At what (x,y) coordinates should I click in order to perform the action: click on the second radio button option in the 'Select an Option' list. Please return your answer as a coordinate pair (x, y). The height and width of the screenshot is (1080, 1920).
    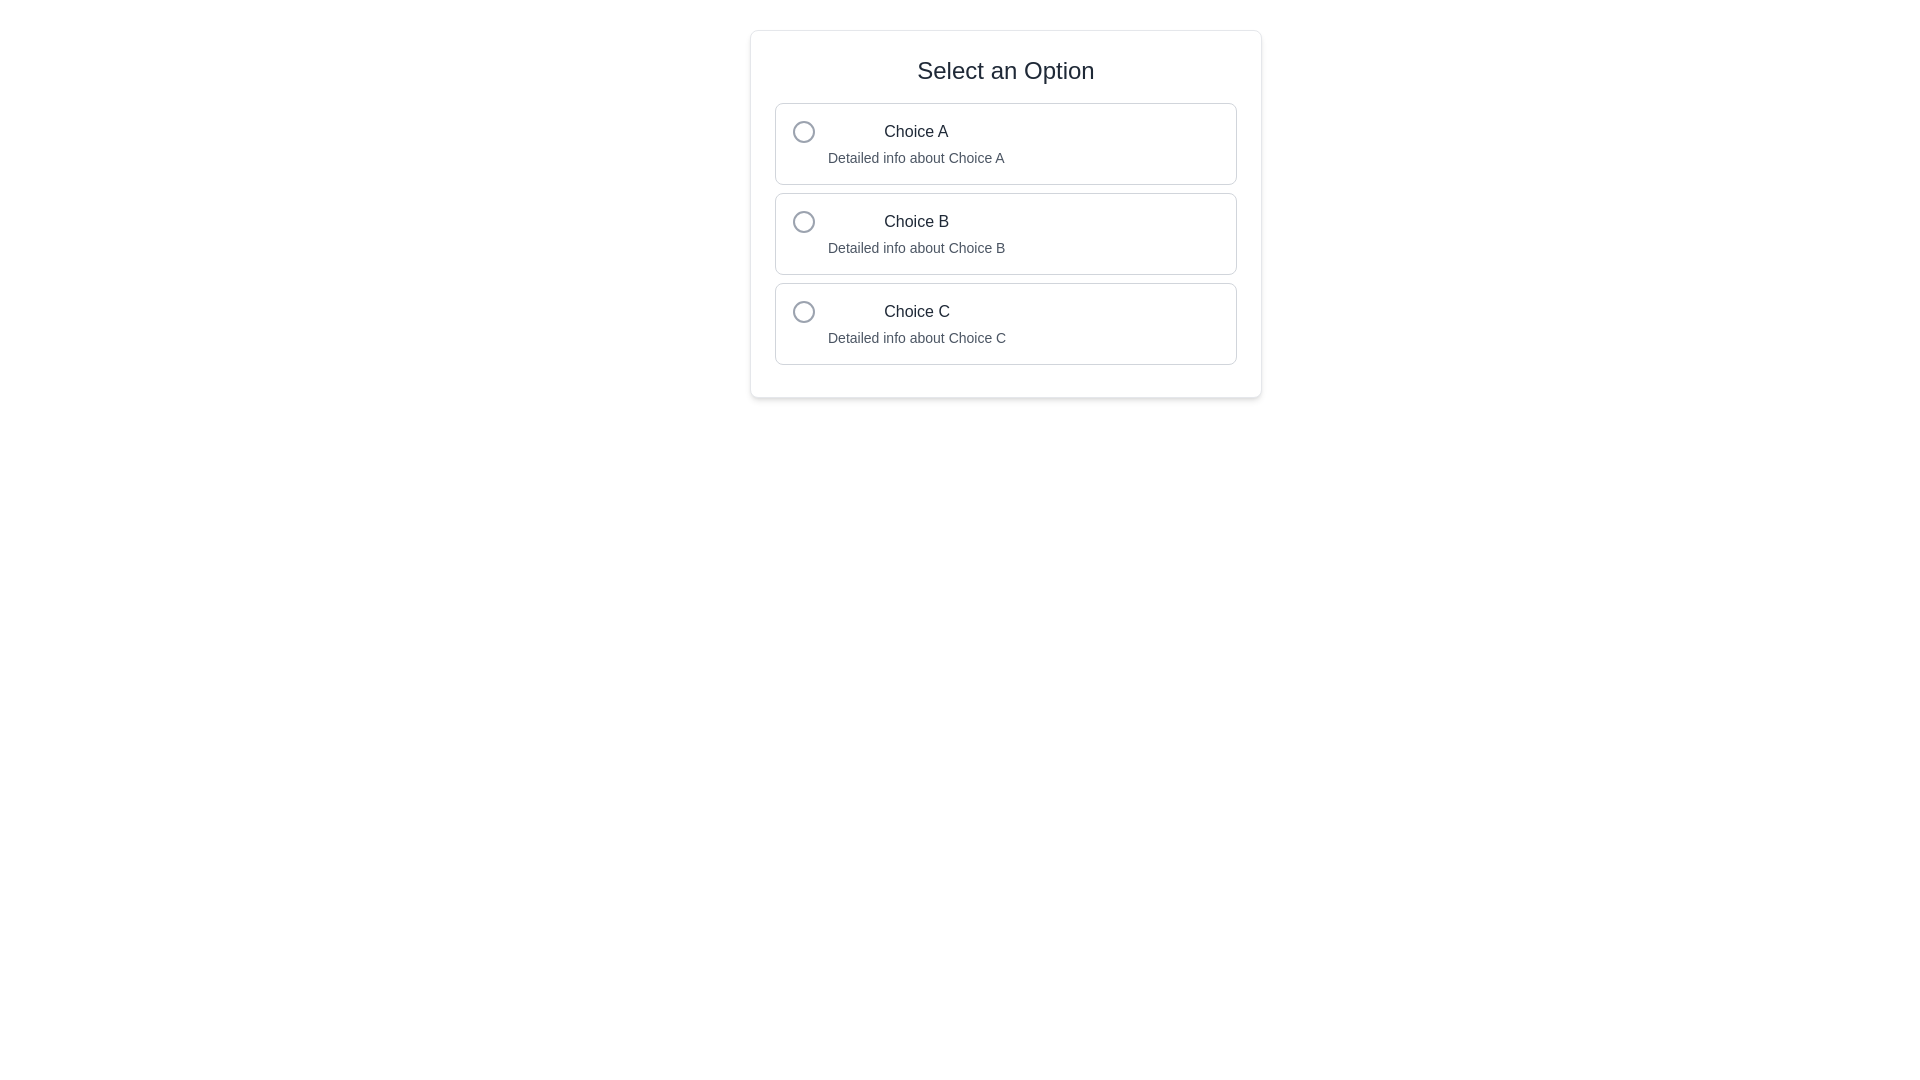
    Looking at the image, I should click on (1006, 233).